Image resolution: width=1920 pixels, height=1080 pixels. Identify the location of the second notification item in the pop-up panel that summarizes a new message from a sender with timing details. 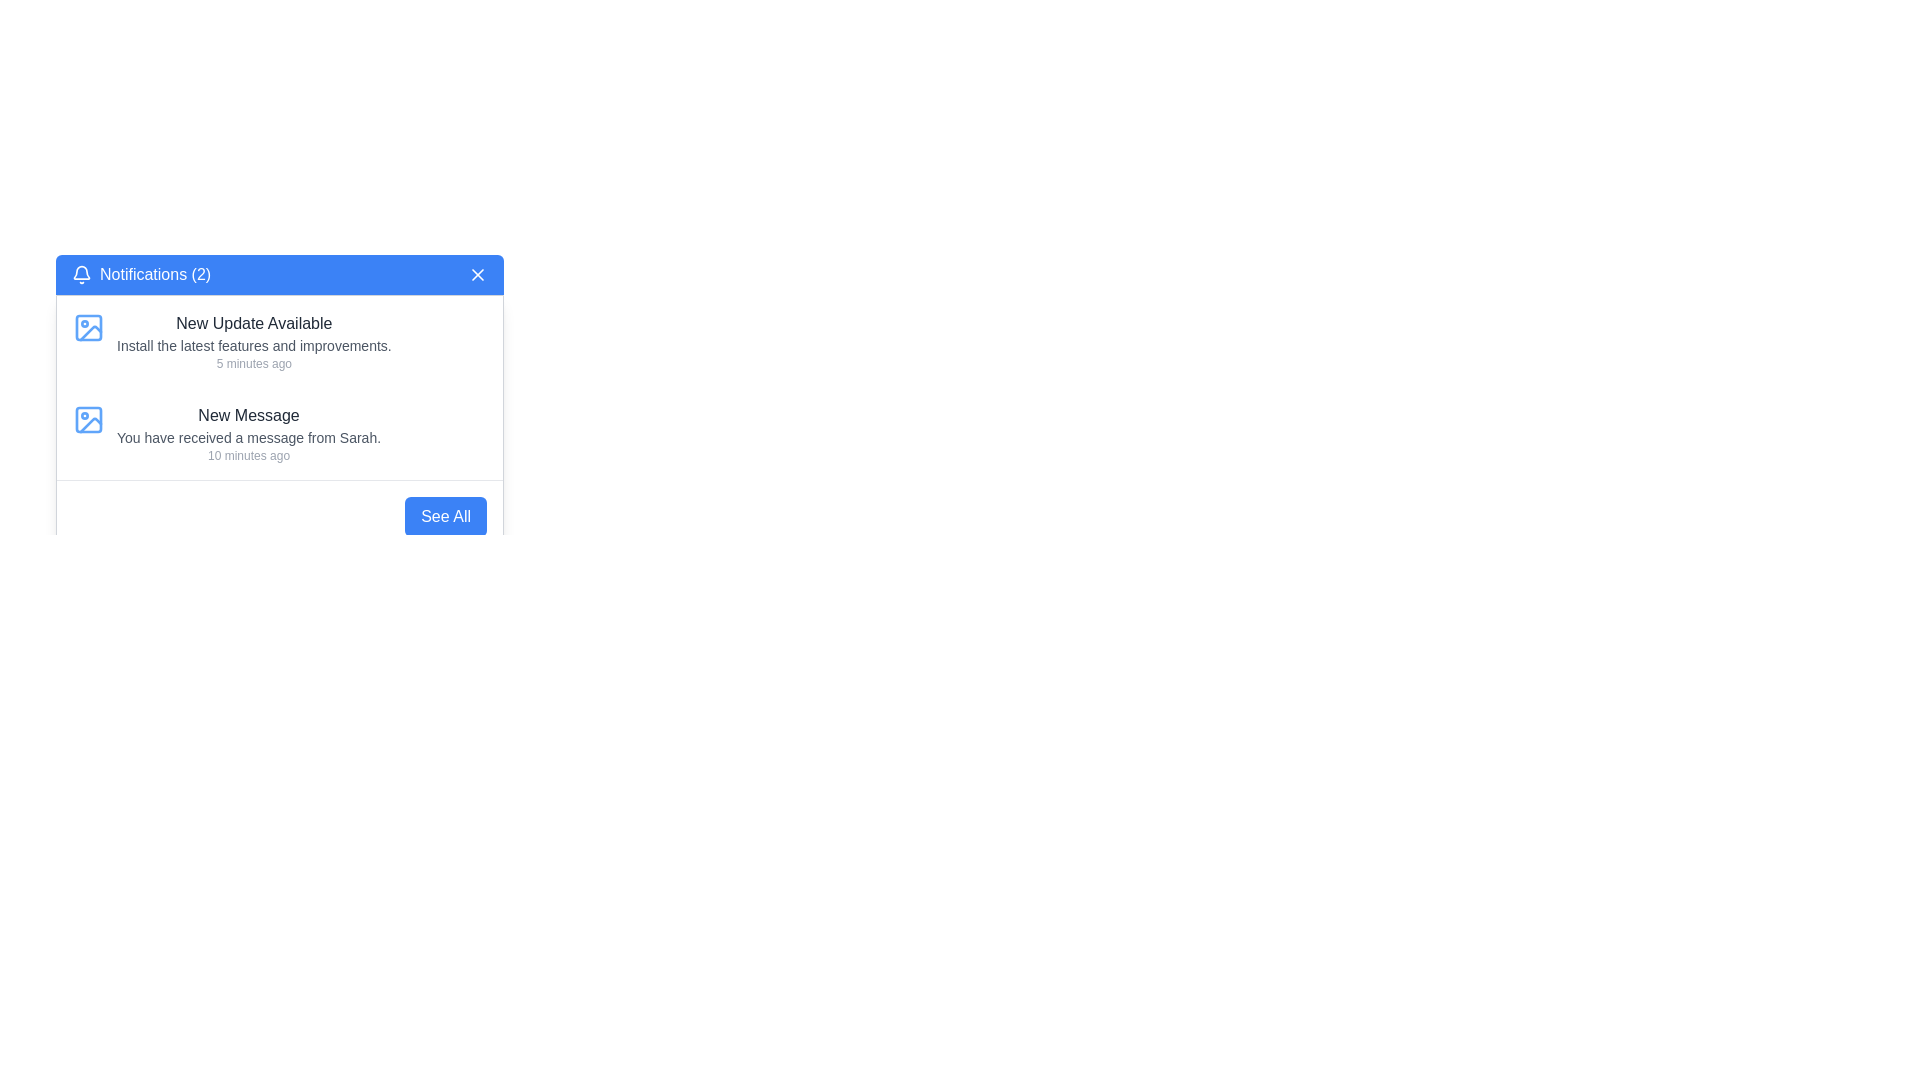
(248, 433).